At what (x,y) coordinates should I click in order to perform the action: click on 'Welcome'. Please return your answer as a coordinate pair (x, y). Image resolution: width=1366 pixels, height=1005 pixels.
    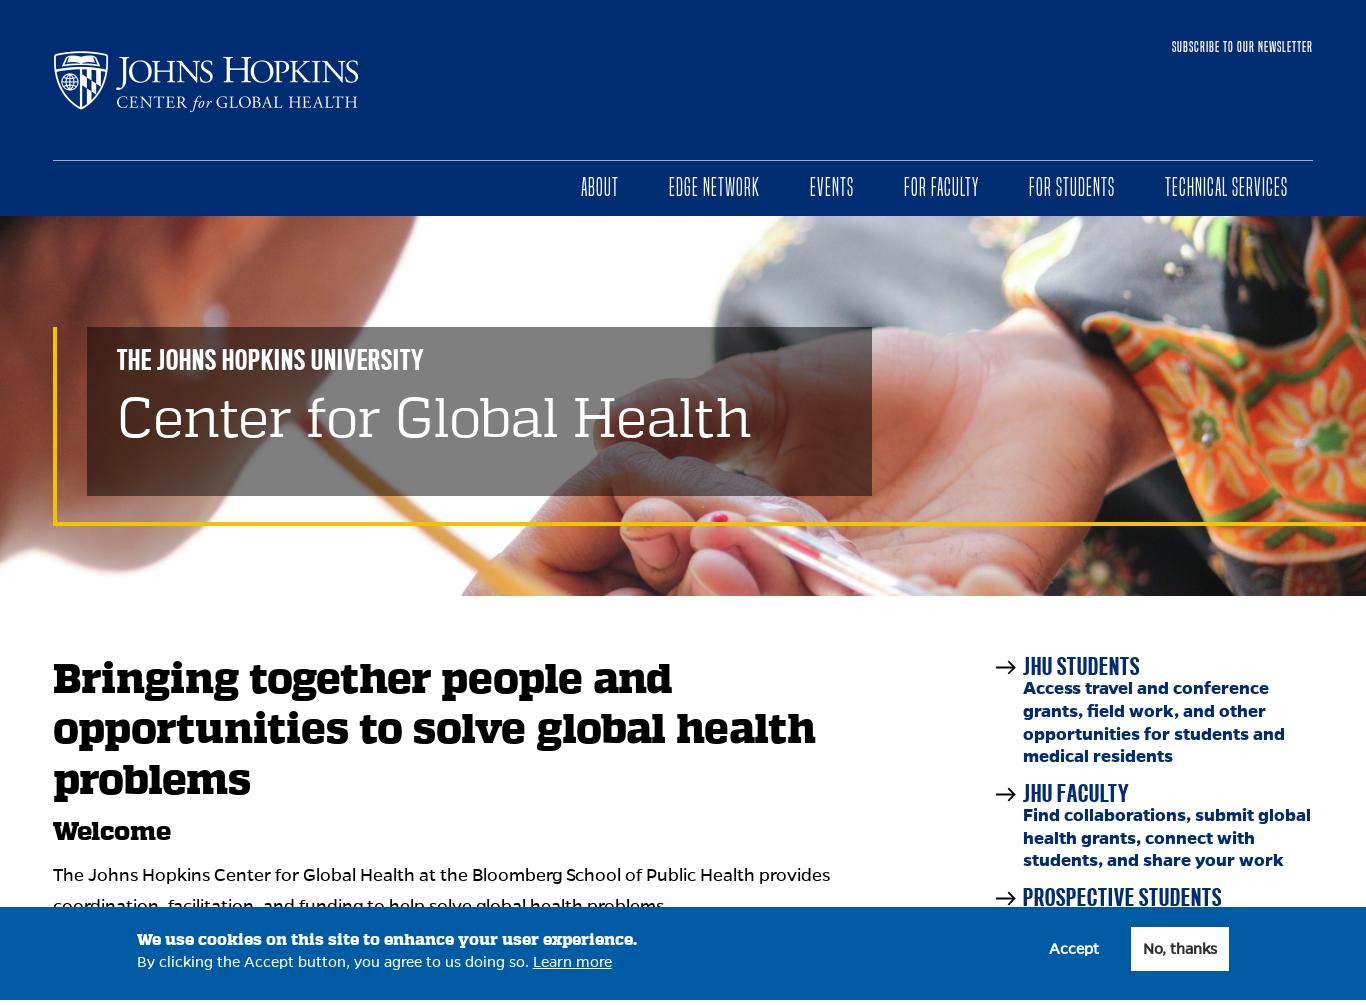
    Looking at the image, I should click on (112, 832).